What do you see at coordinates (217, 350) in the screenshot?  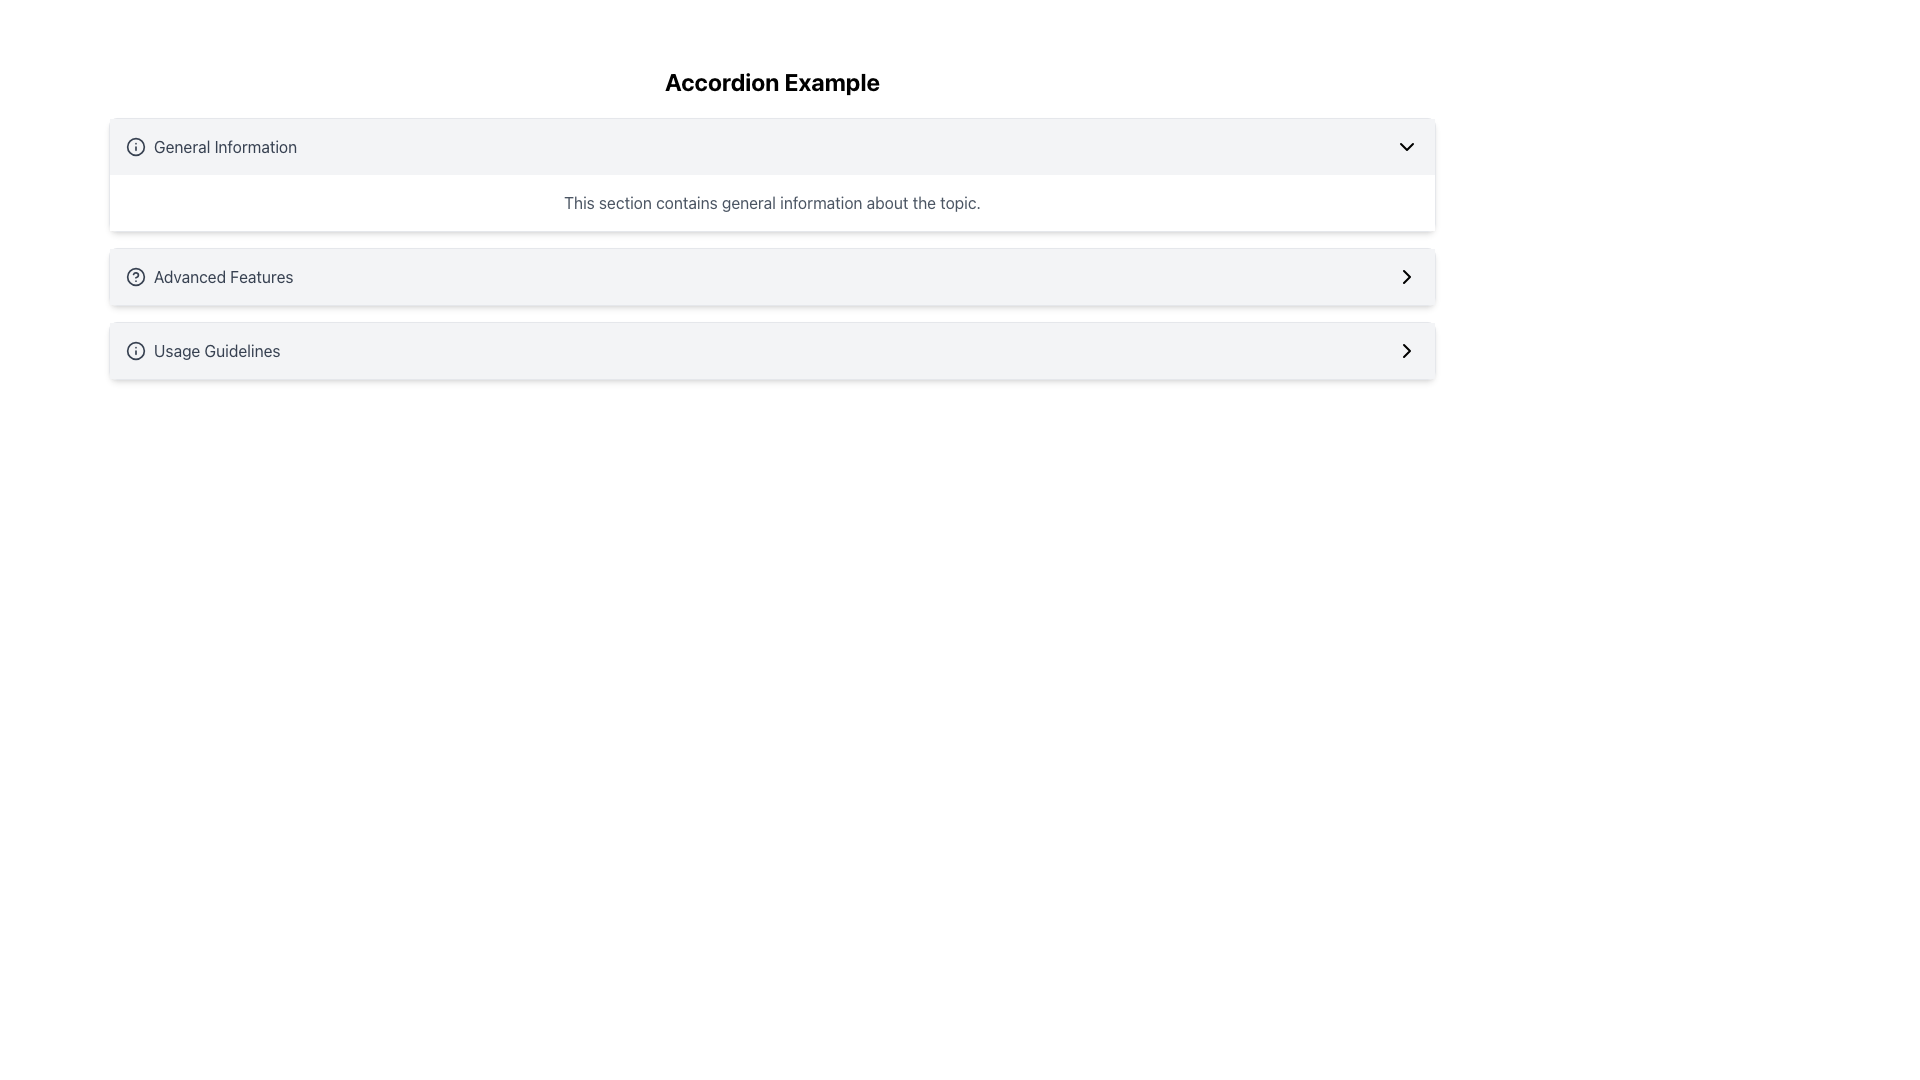 I see `the text label describing the third collapsible section of the accordion, which is located to the right of the information icon` at bounding box center [217, 350].